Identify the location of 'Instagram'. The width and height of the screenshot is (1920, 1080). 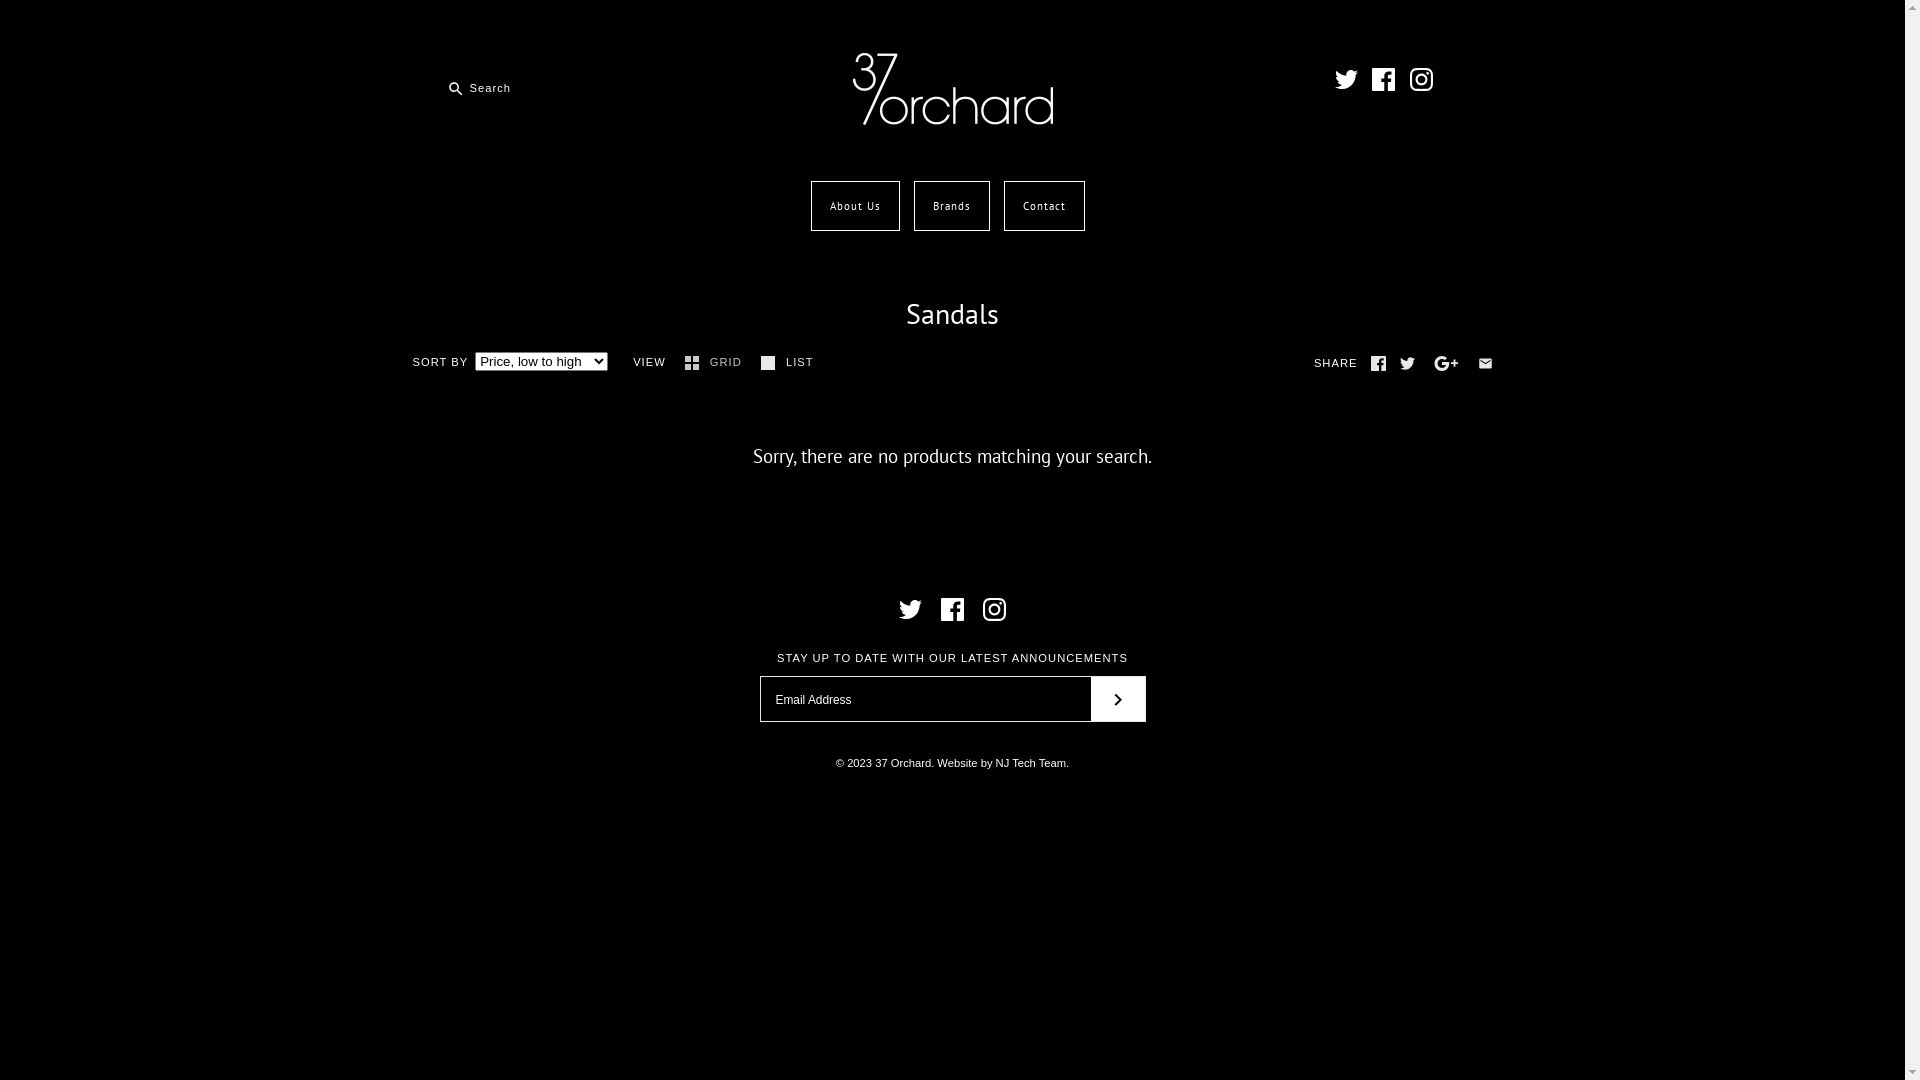
(1420, 78).